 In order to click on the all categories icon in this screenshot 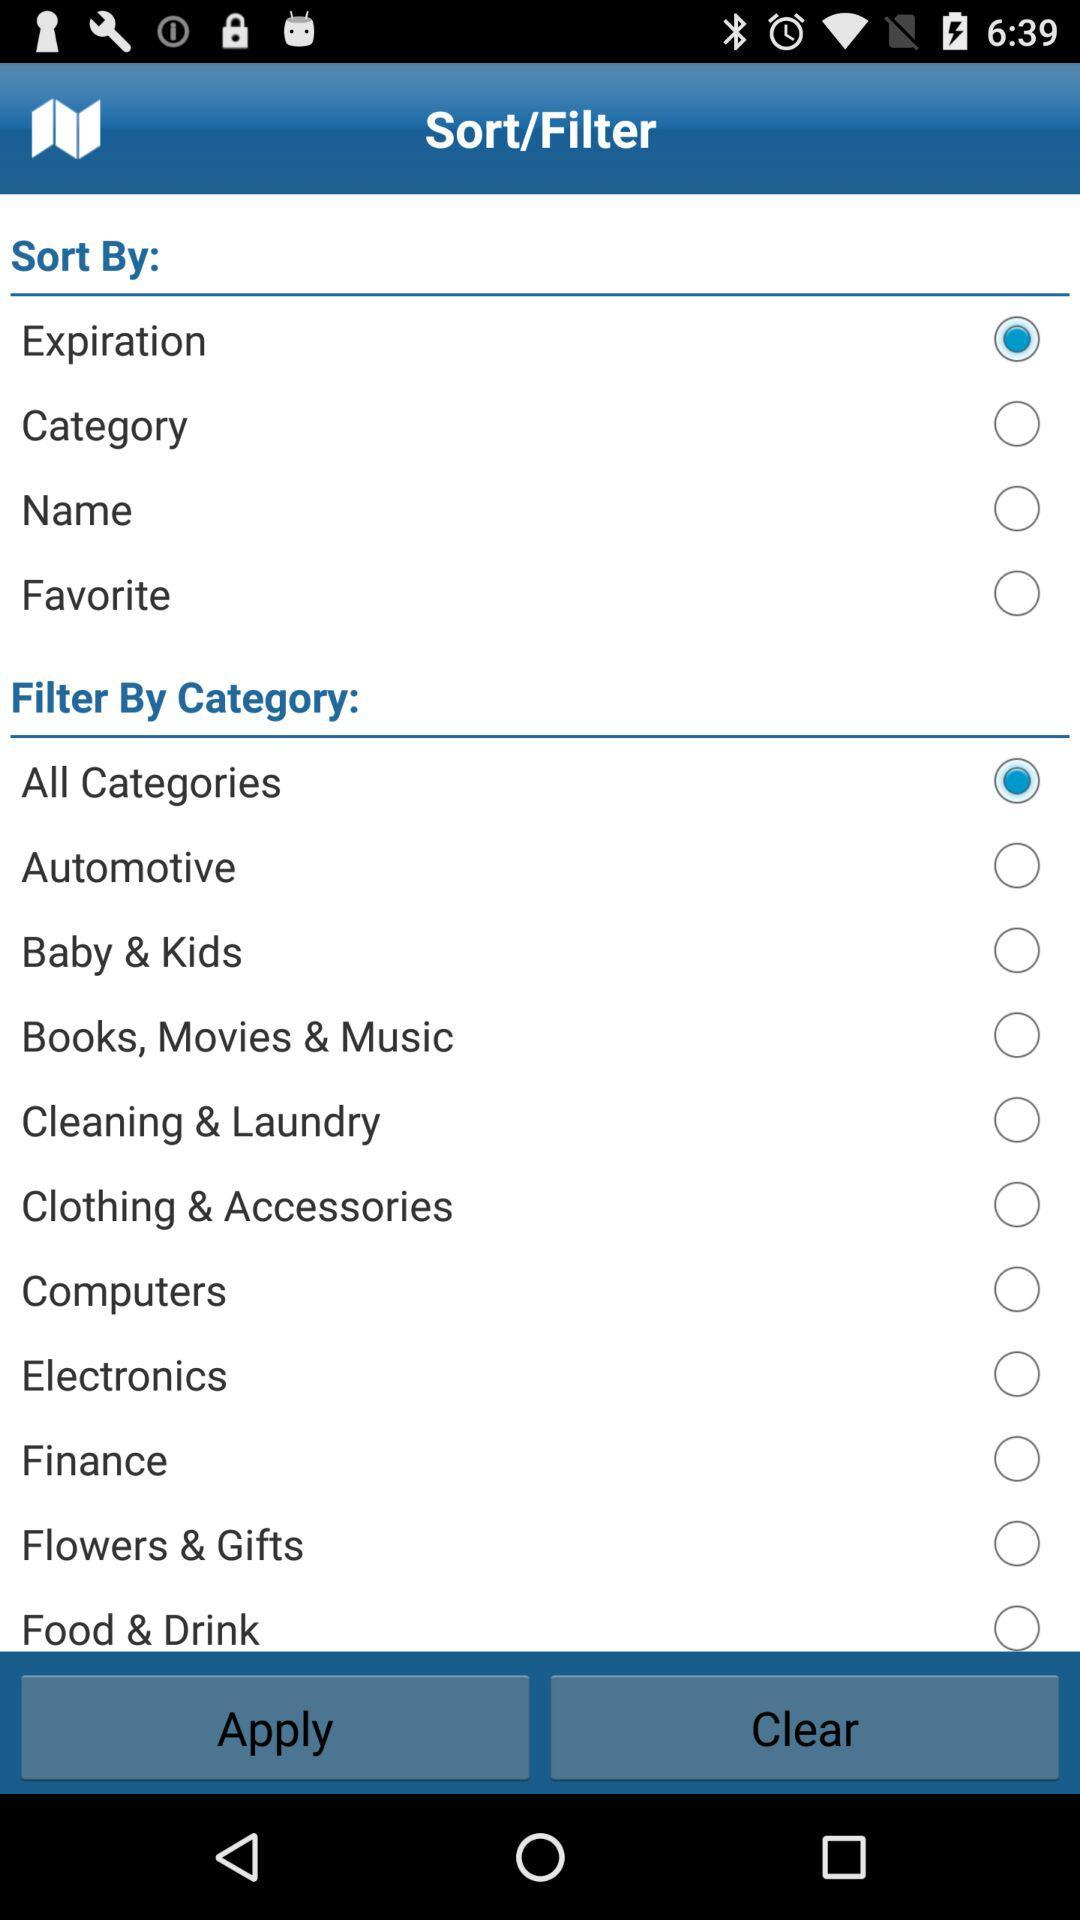, I will do `click(496, 779)`.